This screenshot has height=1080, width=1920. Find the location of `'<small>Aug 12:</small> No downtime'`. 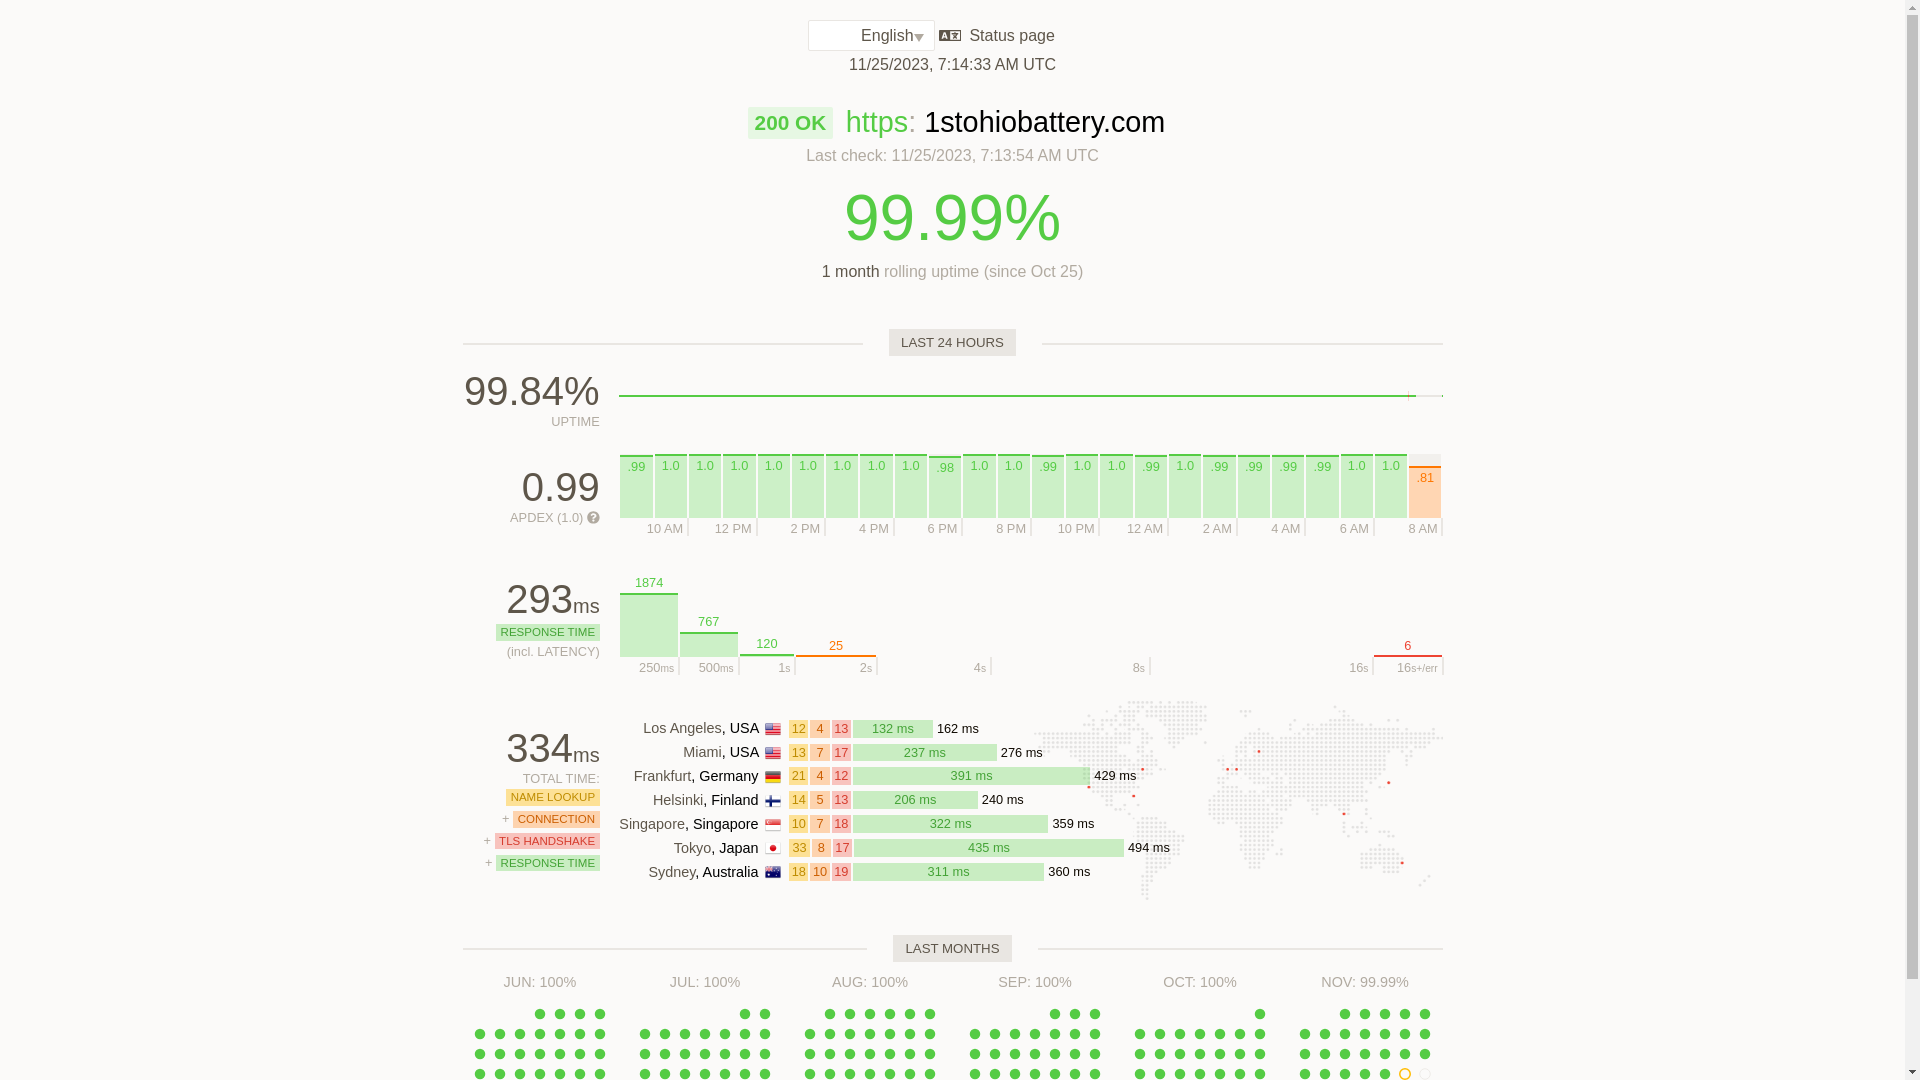

'<small>Aug 12:</small> No downtime' is located at coordinates (909, 1033).